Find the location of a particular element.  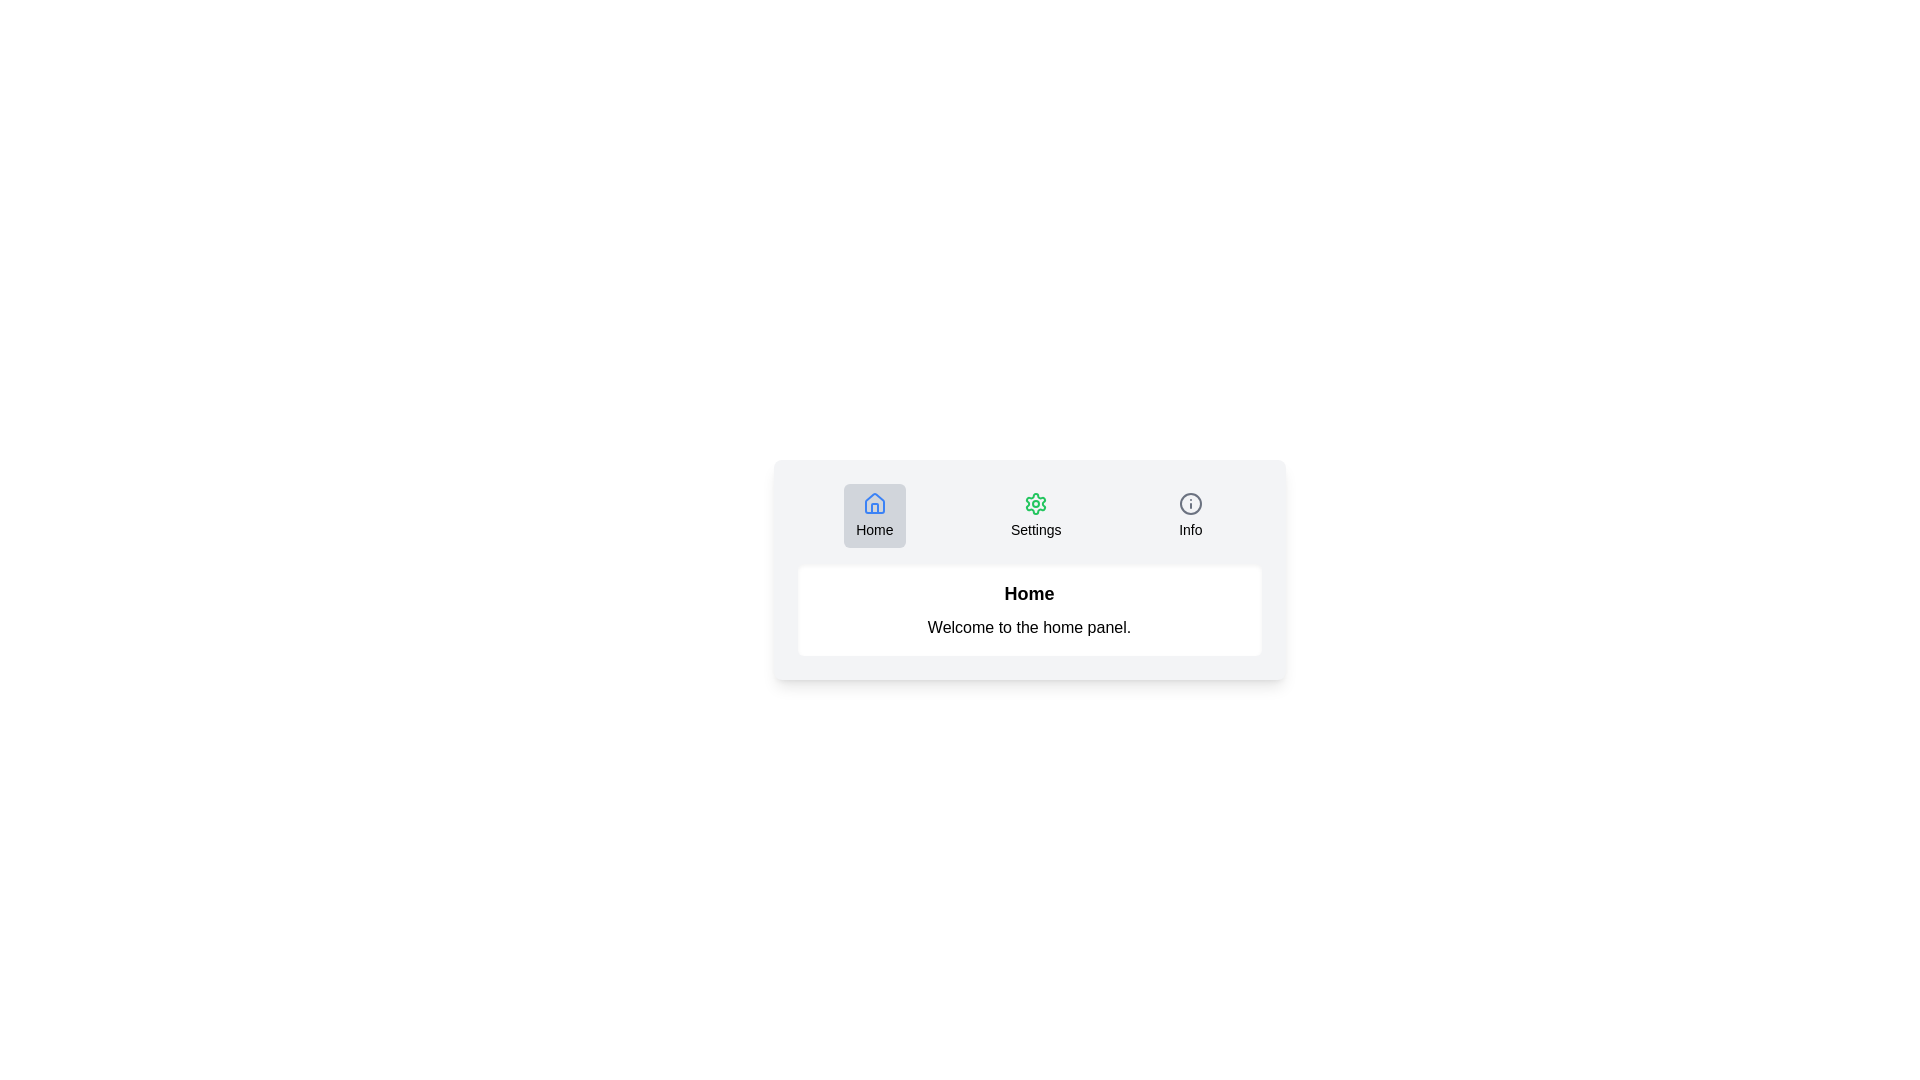

the Settings tab by clicking its button is located at coordinates (1036, 515).